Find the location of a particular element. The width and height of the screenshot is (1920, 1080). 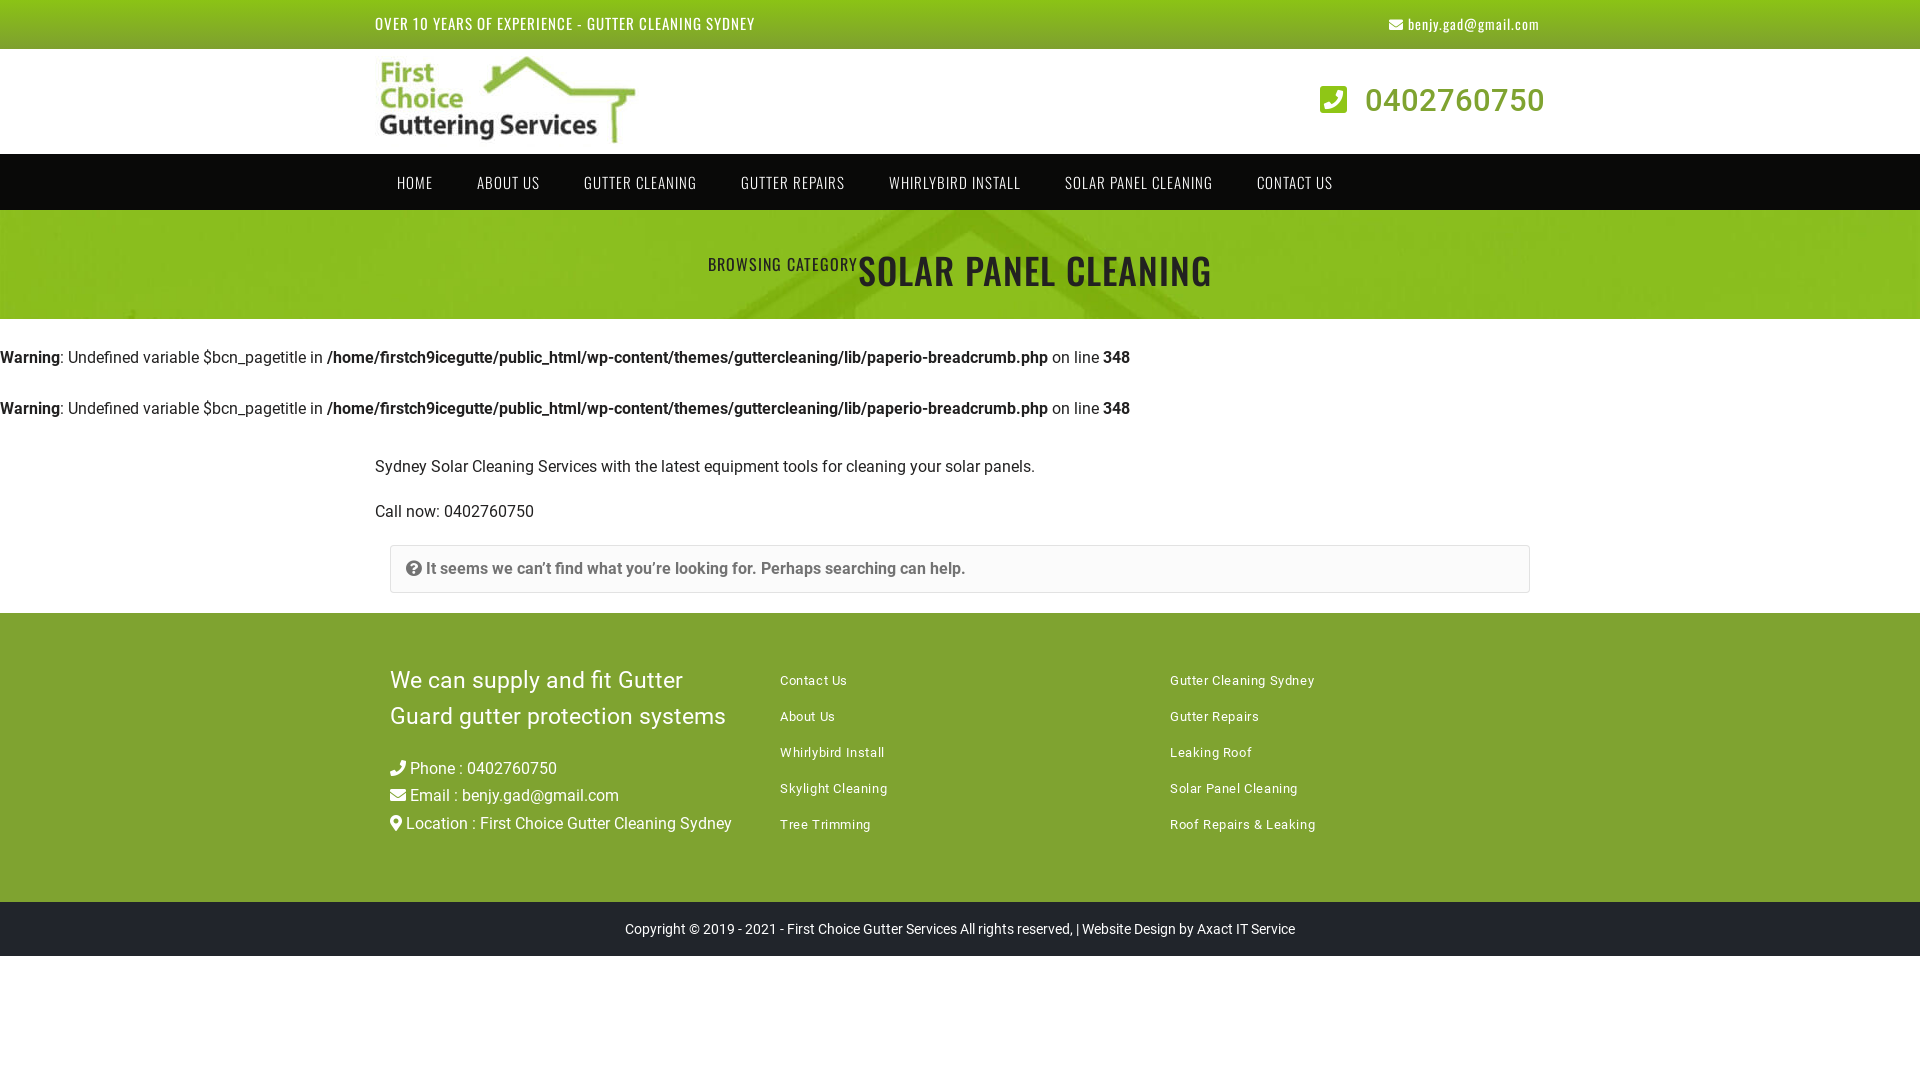

'About Us' is located at coordinates (807, 715).